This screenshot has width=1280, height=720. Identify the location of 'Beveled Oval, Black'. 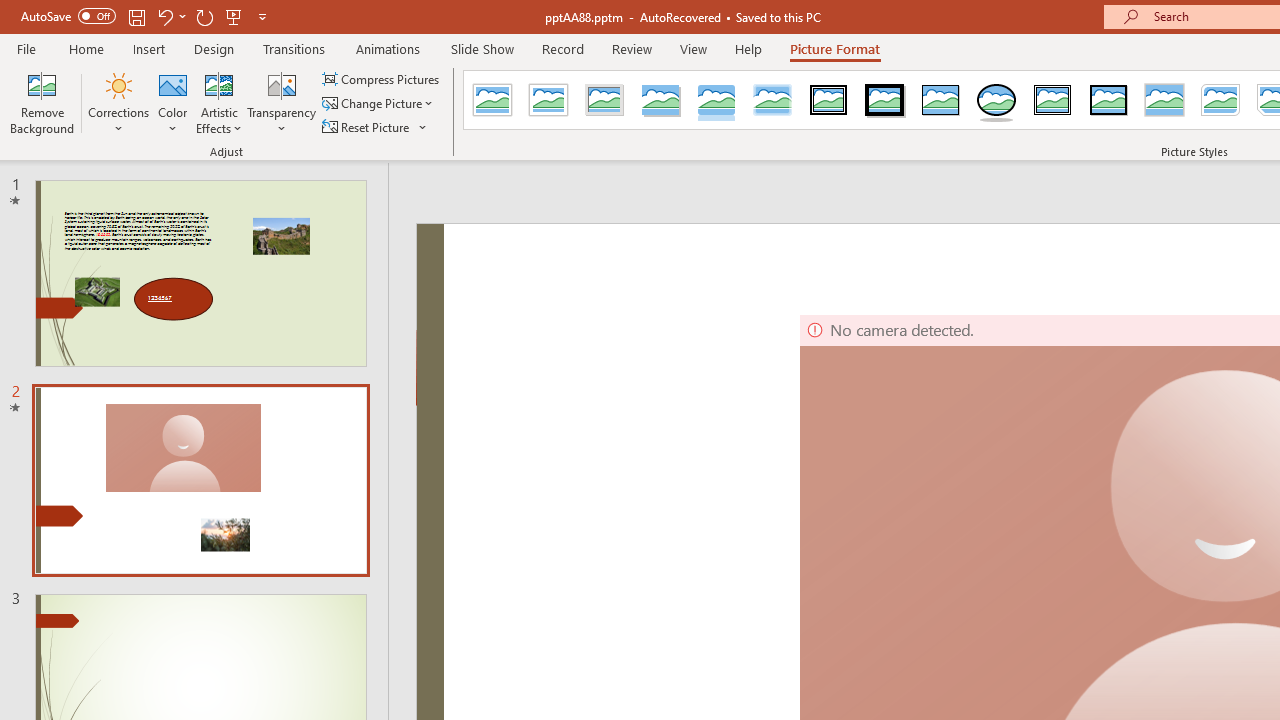
(997, 100).